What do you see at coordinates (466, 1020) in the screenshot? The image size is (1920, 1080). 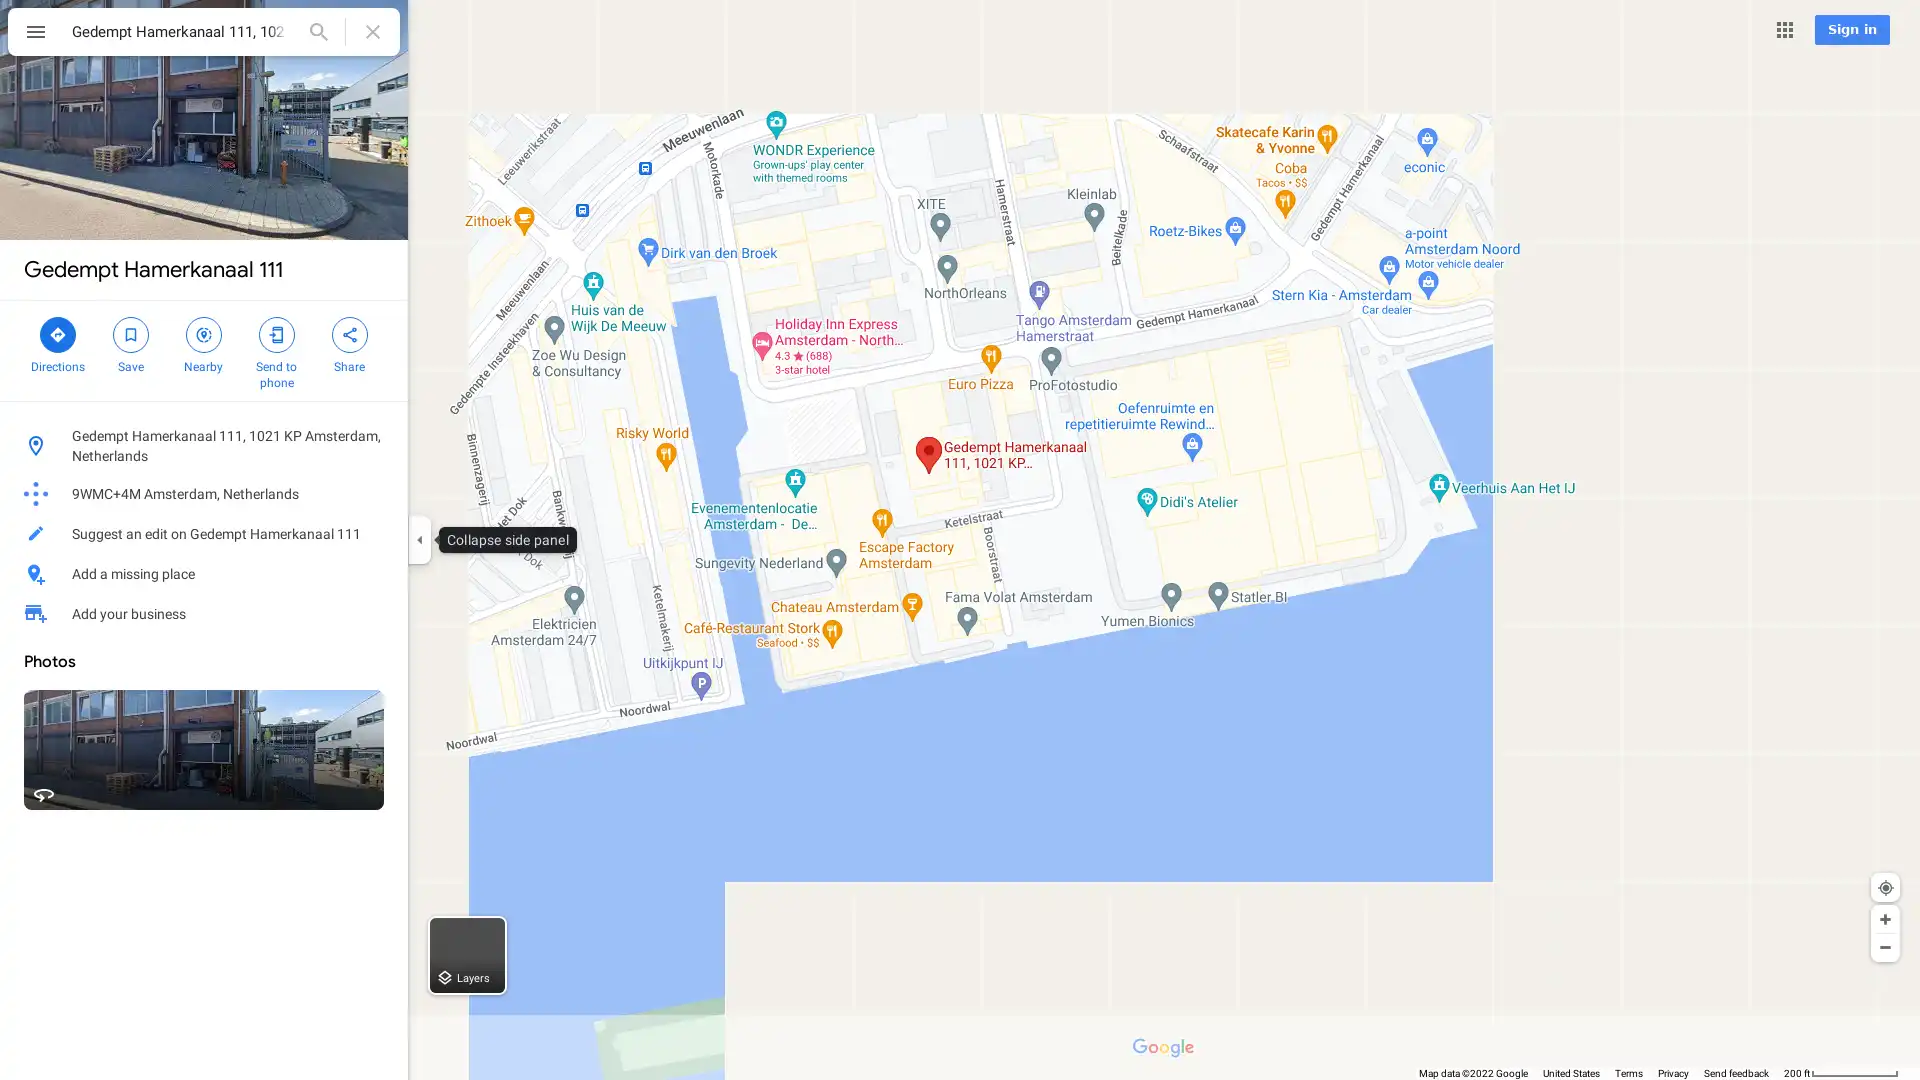 I see `Layers` at bounding box center [466, 1020].